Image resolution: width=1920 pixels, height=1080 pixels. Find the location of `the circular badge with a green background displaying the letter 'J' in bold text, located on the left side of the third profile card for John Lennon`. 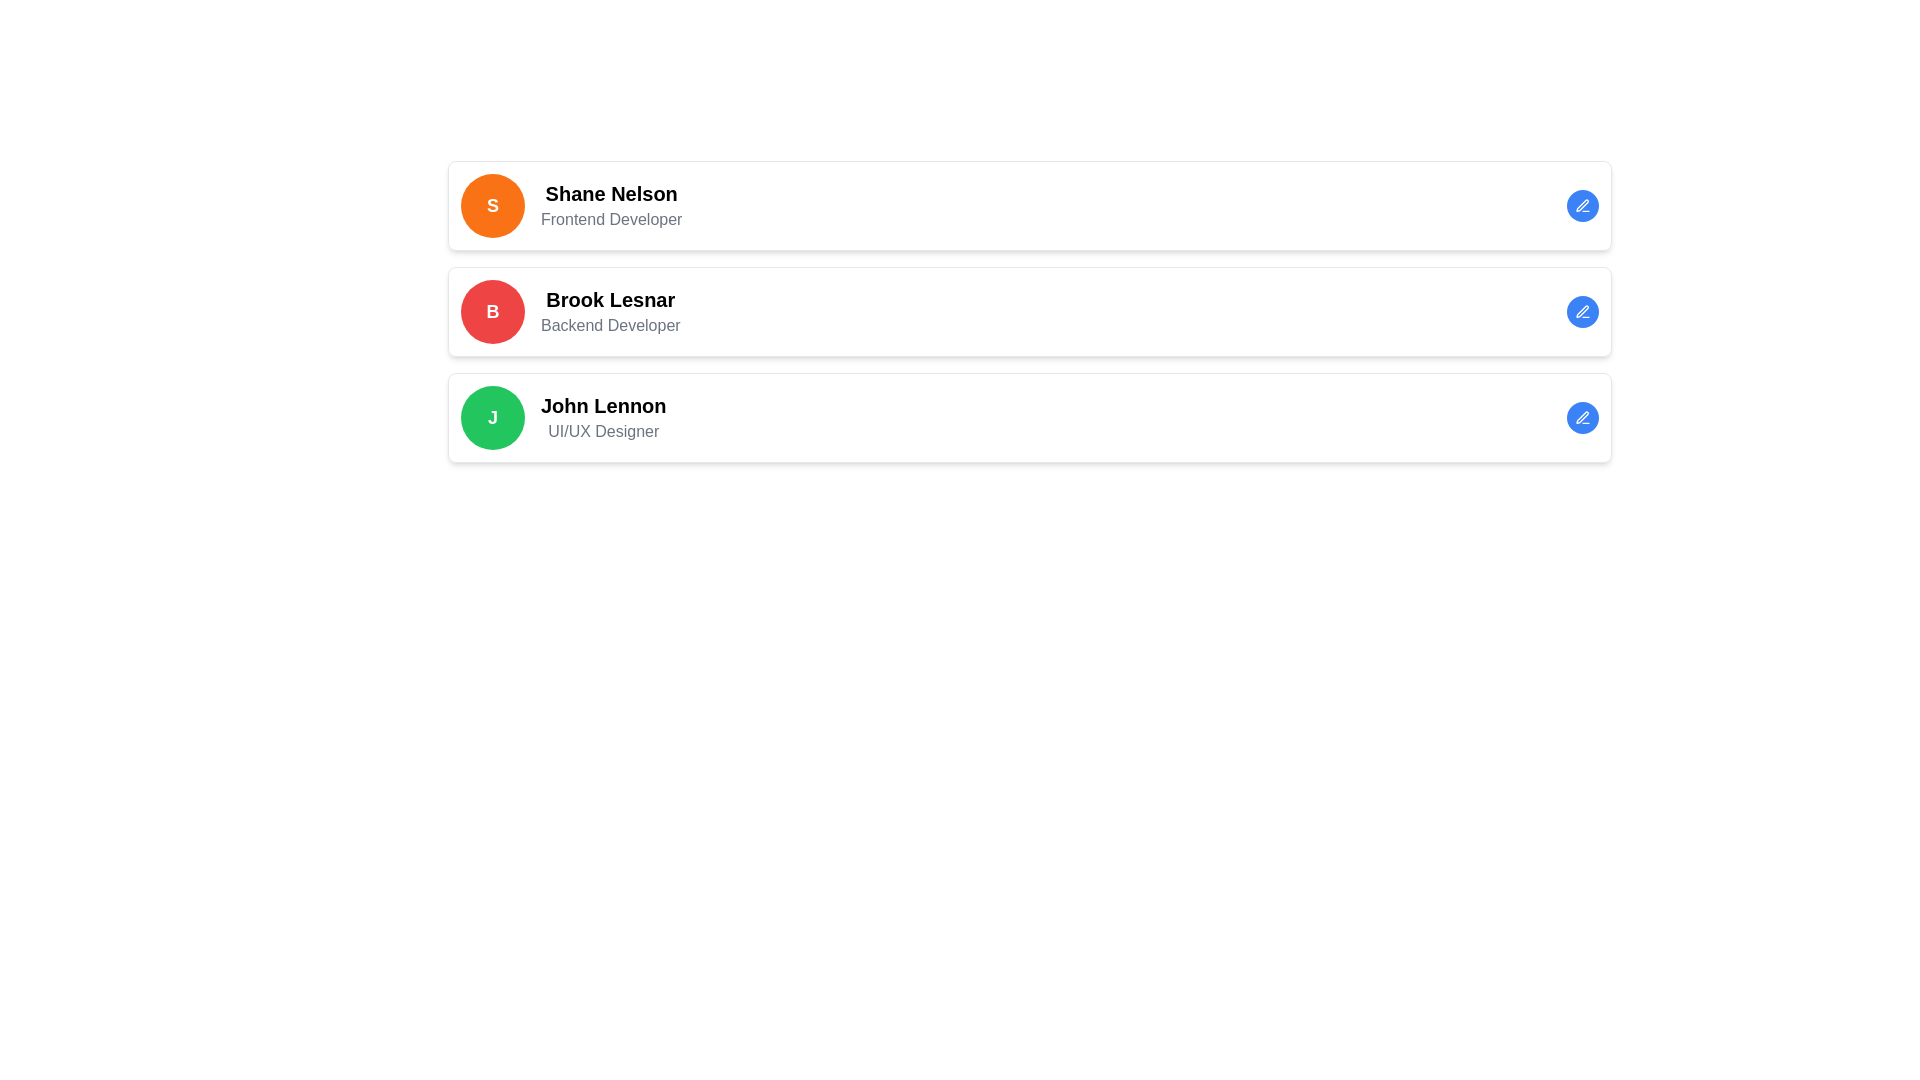

the circular badge with a green background displaying the letter 'J' in bold text, located on the left side of the third profile card for John Lennon is located at coordinates (493, 416).